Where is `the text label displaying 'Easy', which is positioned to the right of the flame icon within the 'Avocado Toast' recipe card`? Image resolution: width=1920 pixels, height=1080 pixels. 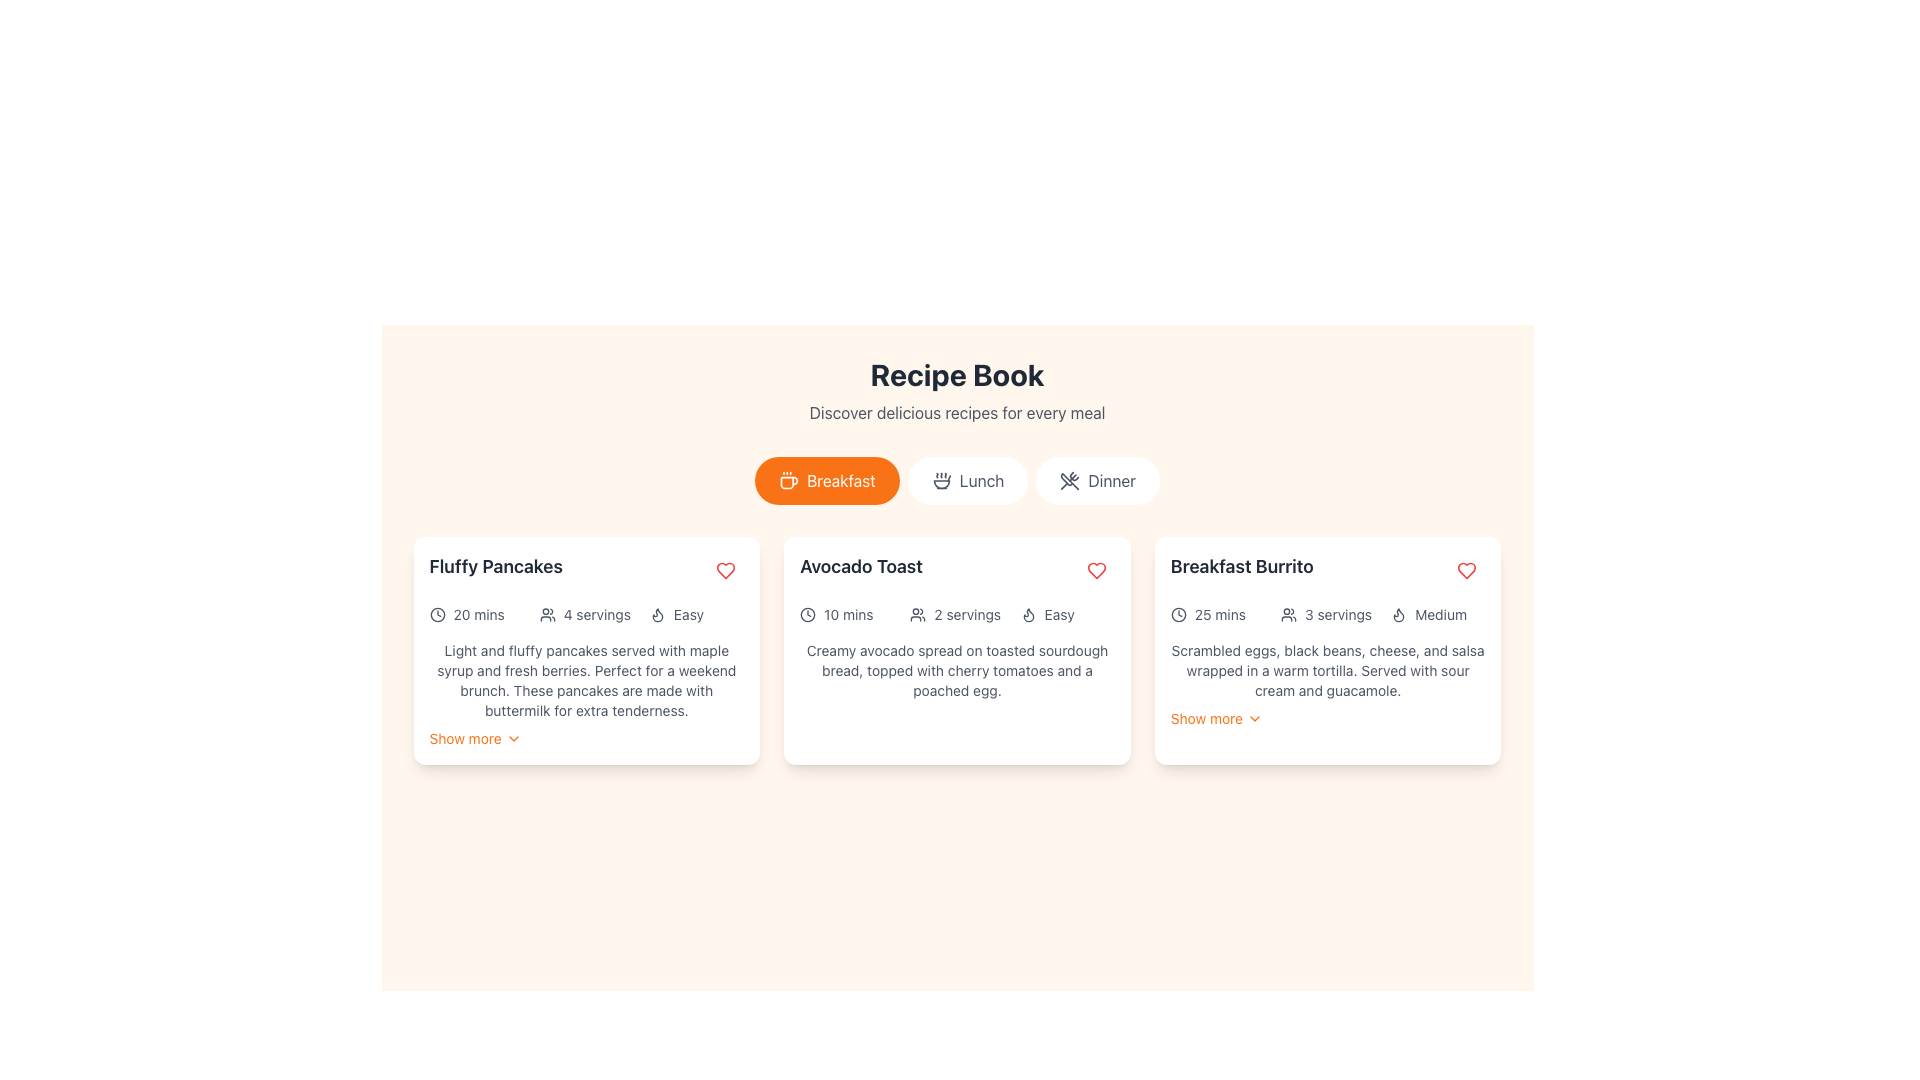 the text label displaying 'Easy', which is positioned to the right of the flame icon within the 'Avocado Toast' recipe card is located at coordinates (1058, 613).